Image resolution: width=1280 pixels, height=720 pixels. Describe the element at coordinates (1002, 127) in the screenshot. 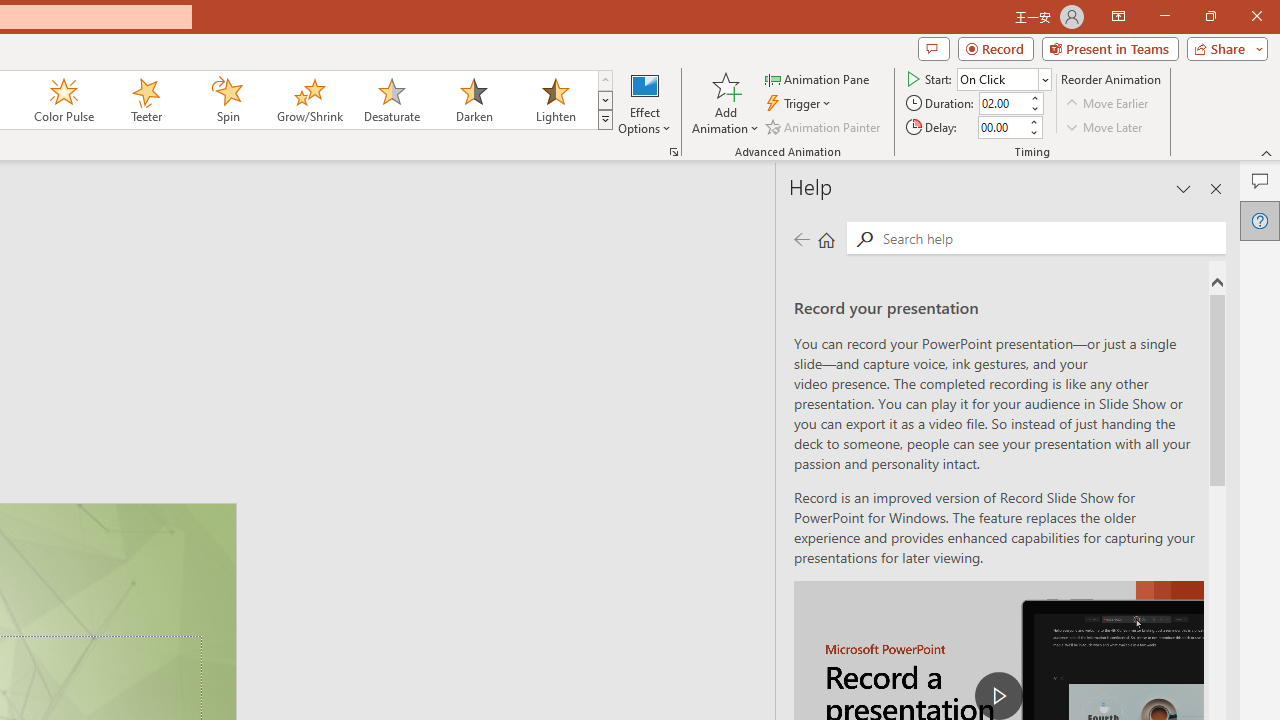

I see `'Animation Delay'` at that location.